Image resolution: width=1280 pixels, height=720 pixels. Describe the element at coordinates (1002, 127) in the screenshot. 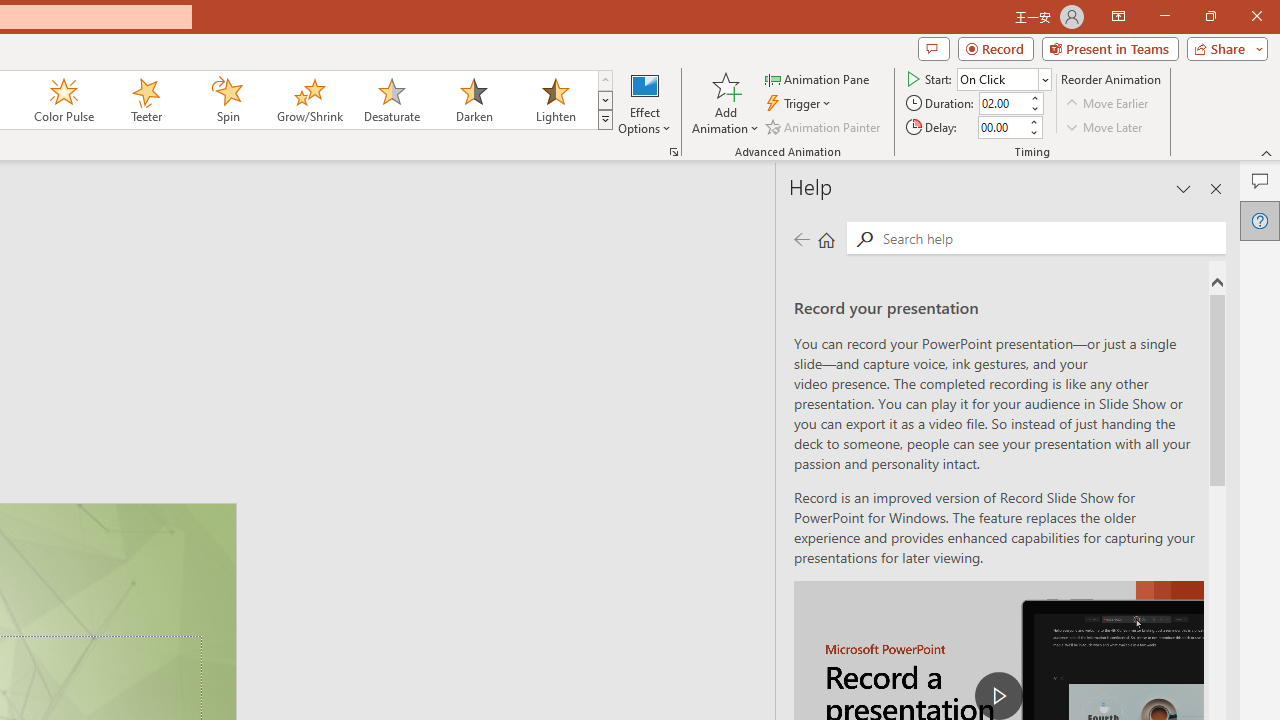

I see `'Animation Delay'` at that location.